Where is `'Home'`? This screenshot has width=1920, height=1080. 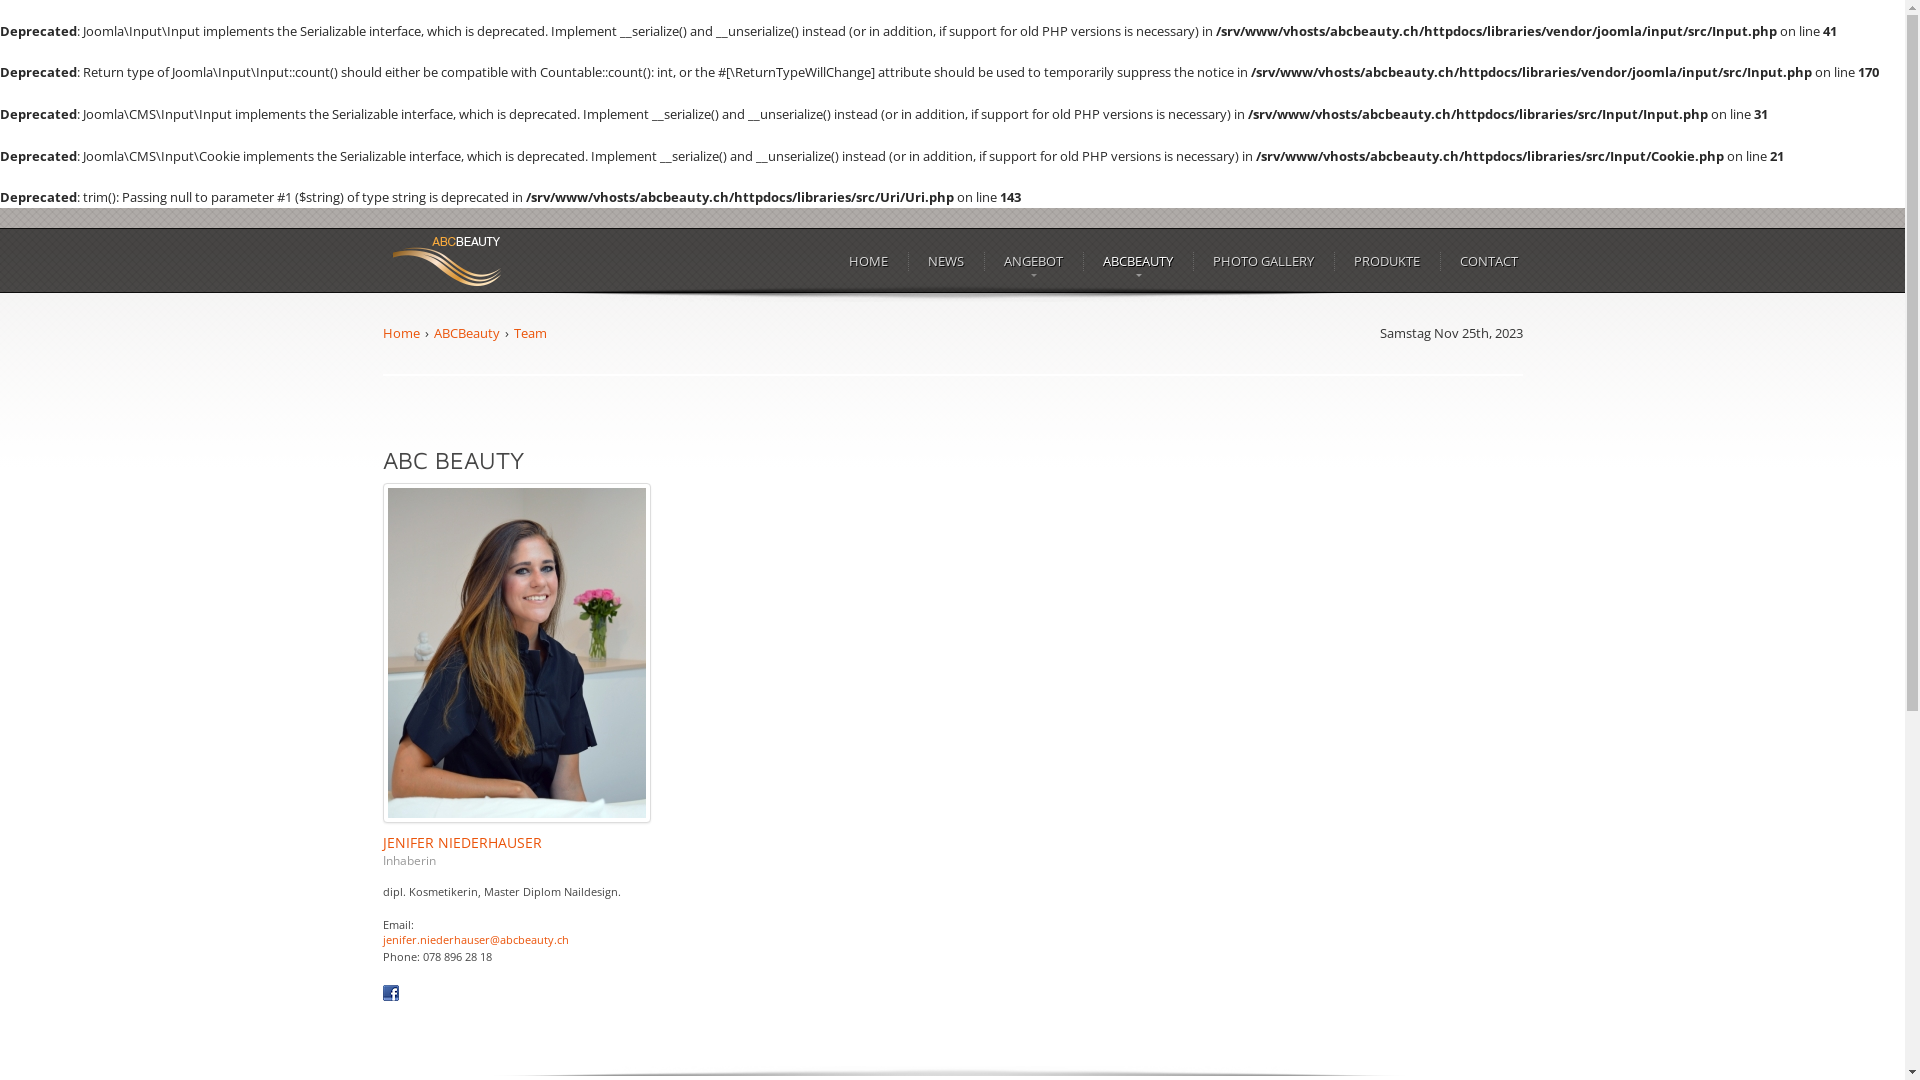 'Home' is located at coordinates (400, 331).